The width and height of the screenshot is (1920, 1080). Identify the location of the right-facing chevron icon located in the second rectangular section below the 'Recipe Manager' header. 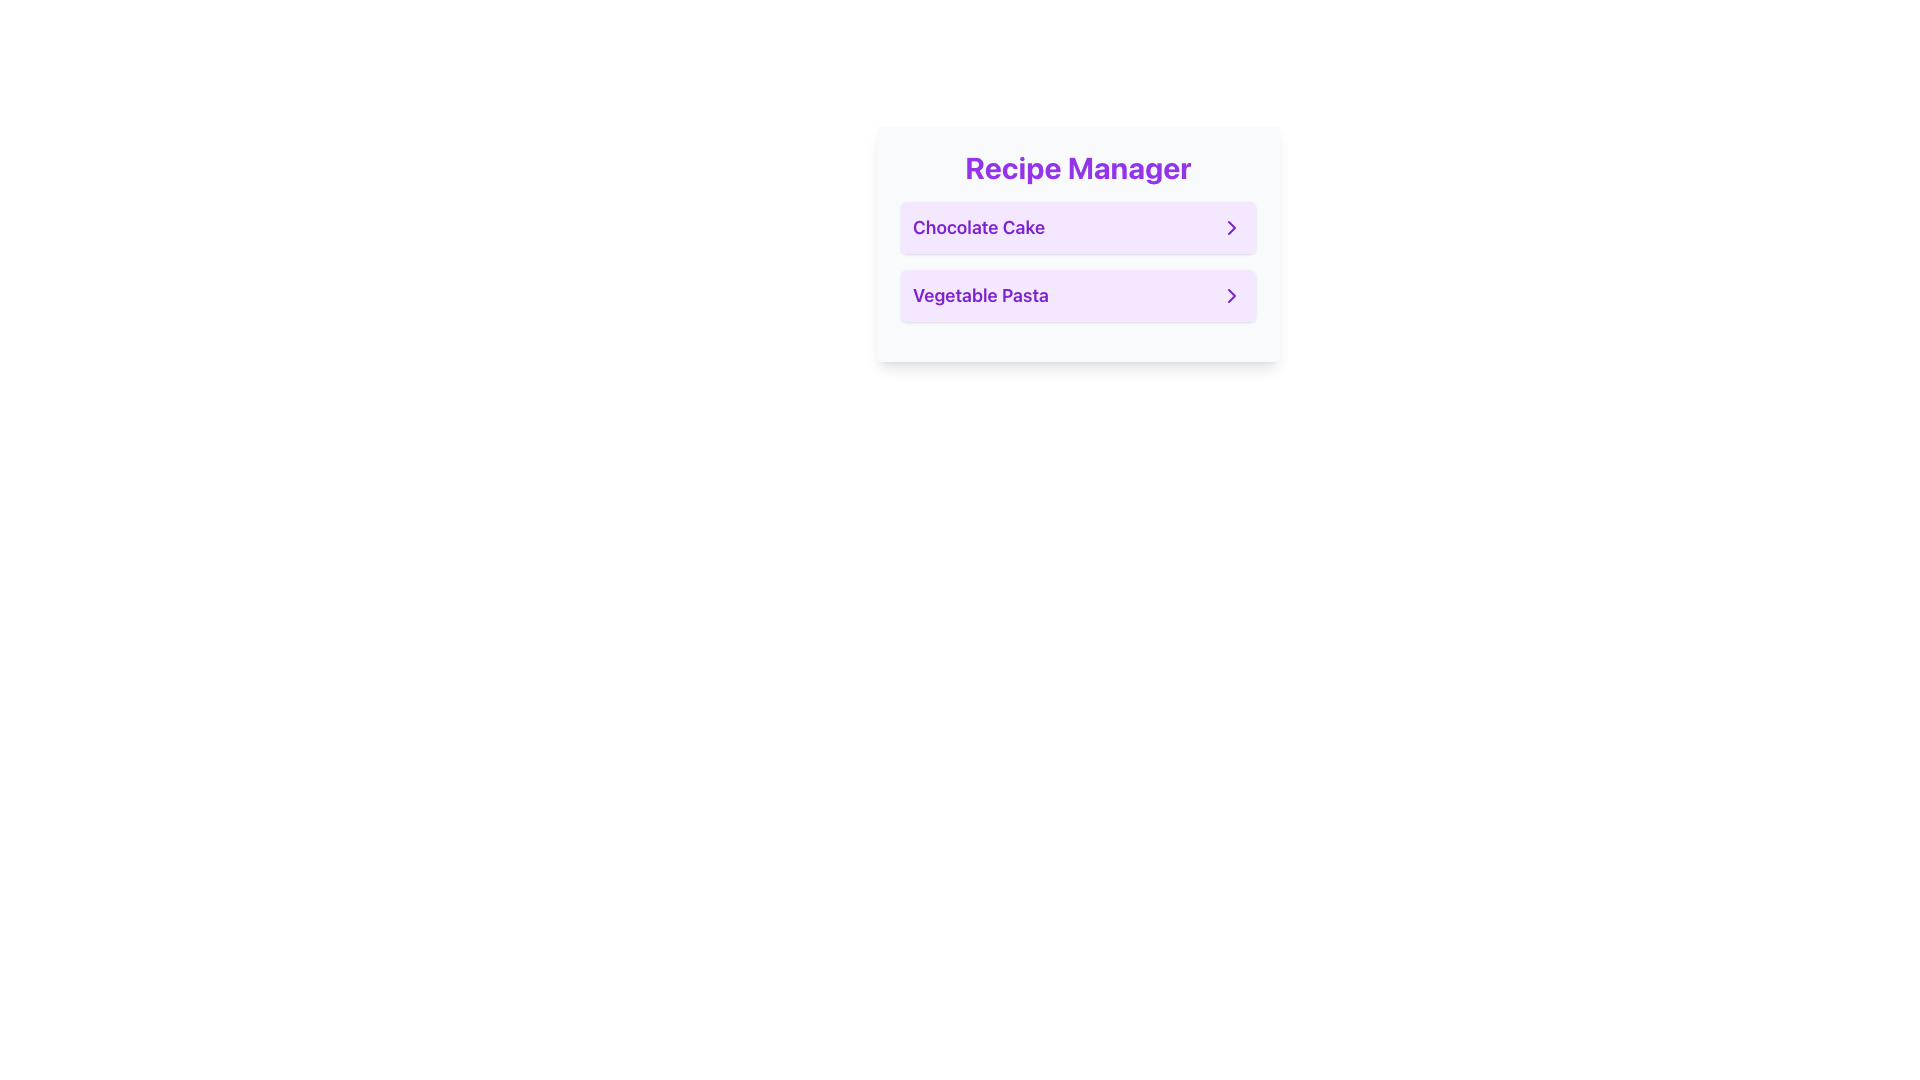
(1231, 296).